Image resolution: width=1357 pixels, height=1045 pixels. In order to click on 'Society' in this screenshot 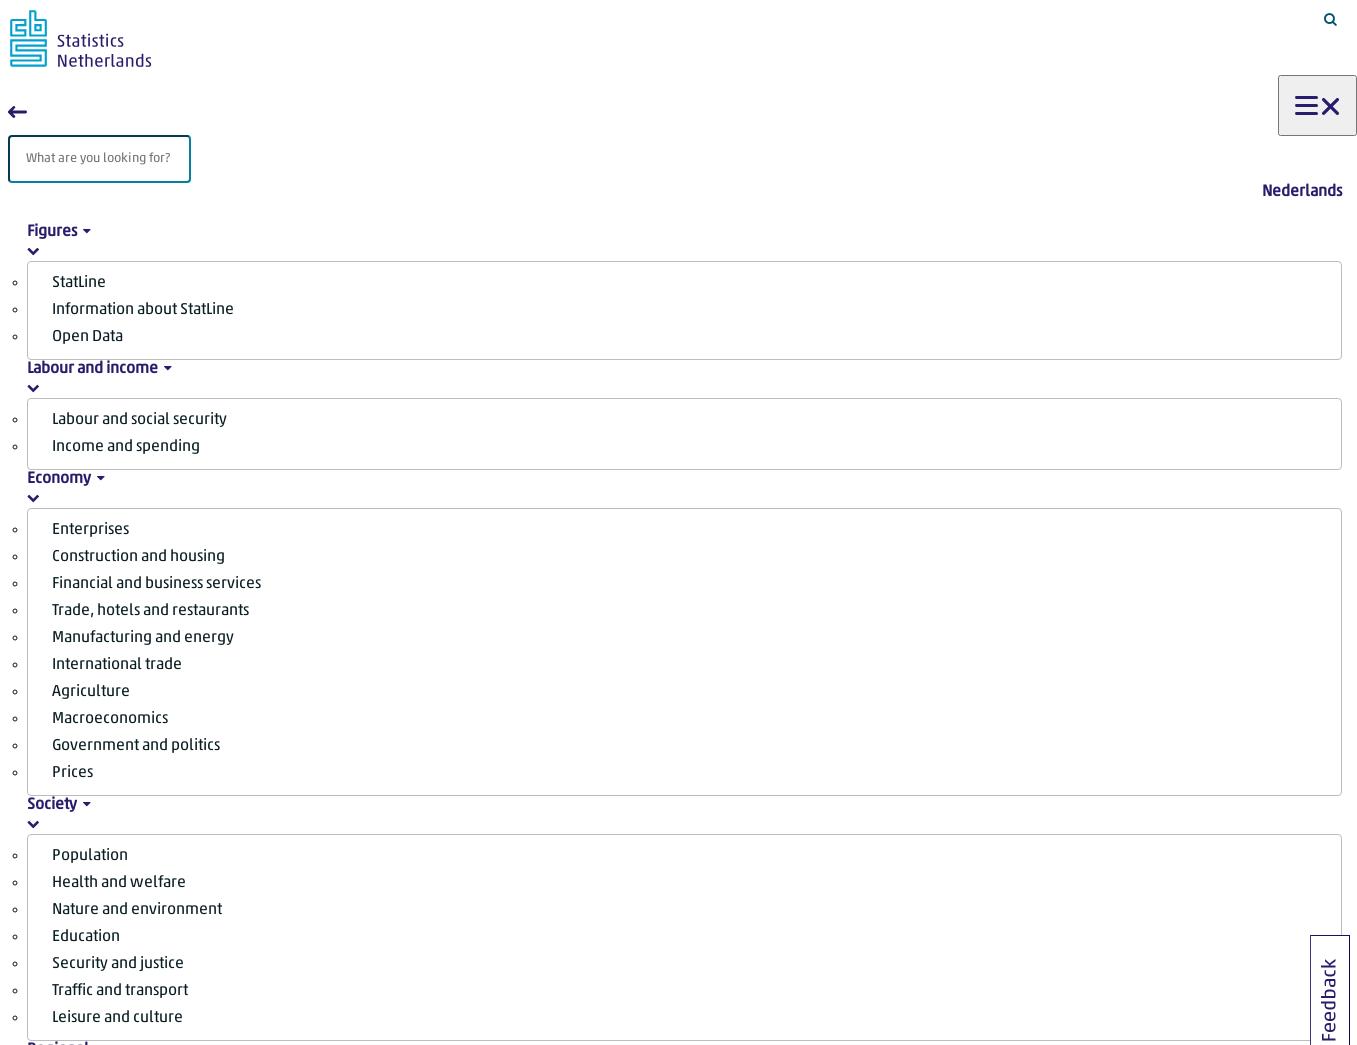, I will do `click(50, 804)`.